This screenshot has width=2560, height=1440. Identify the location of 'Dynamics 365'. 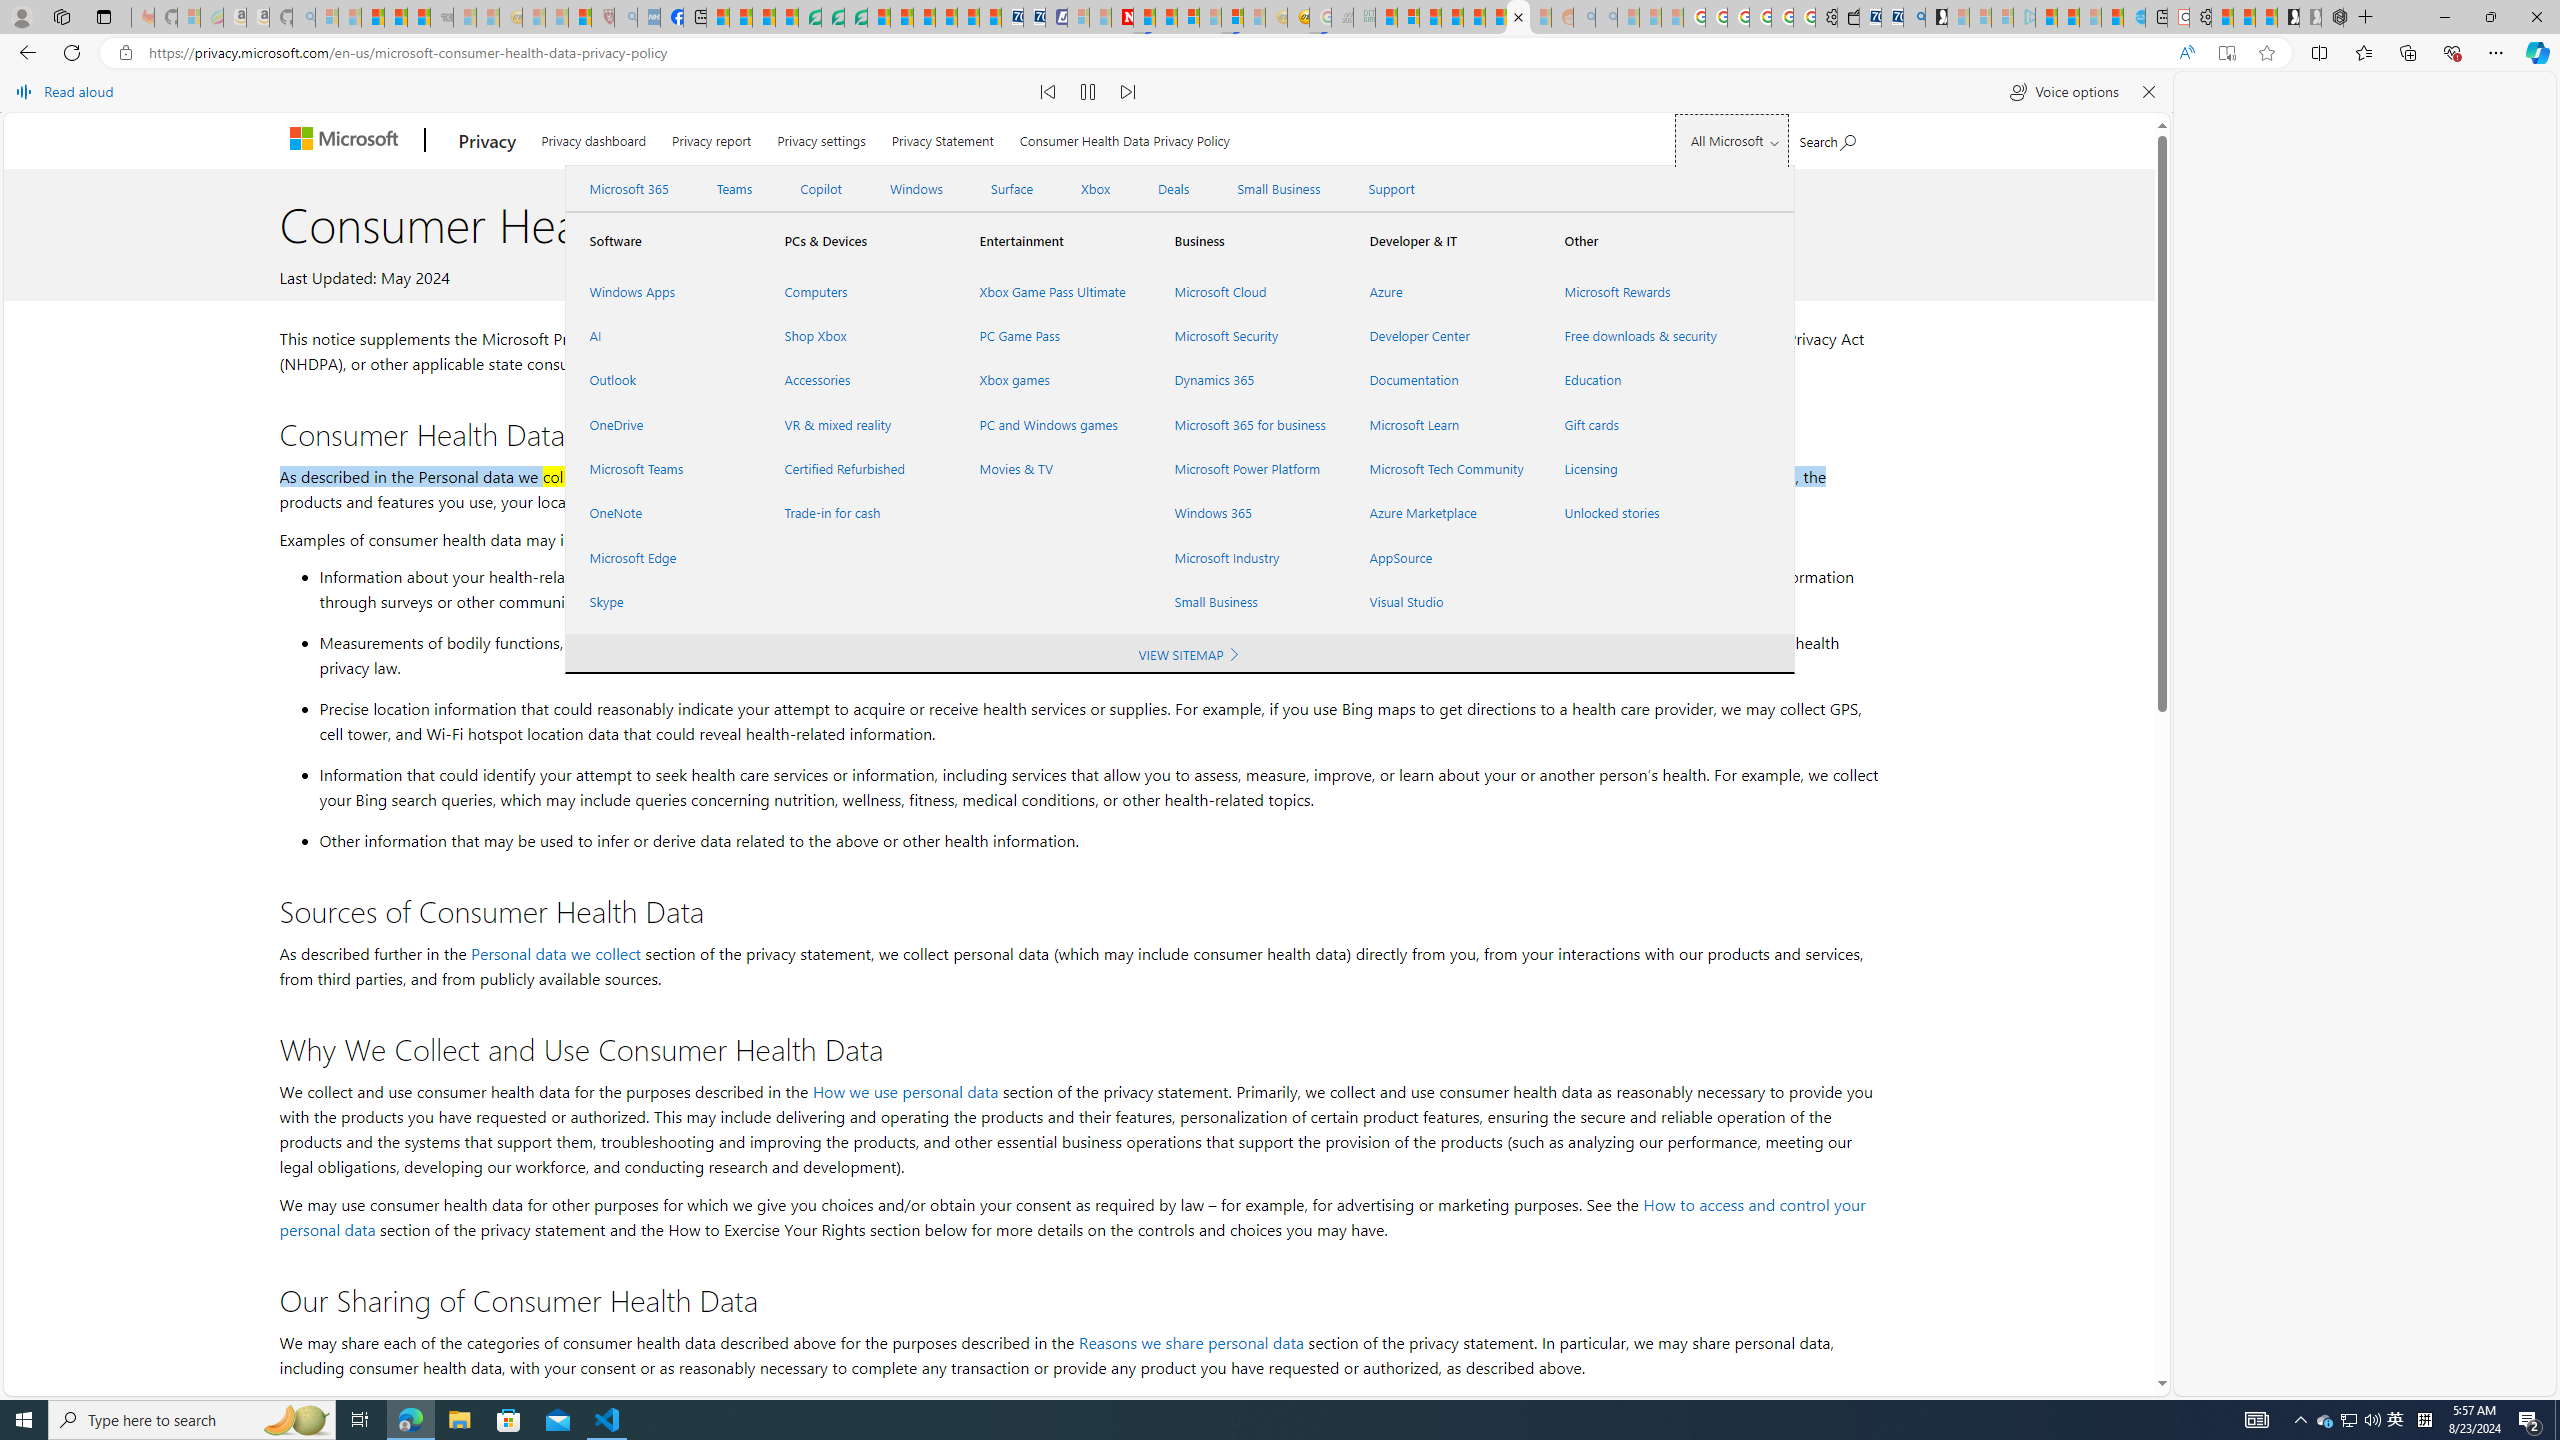
(1247, 379).